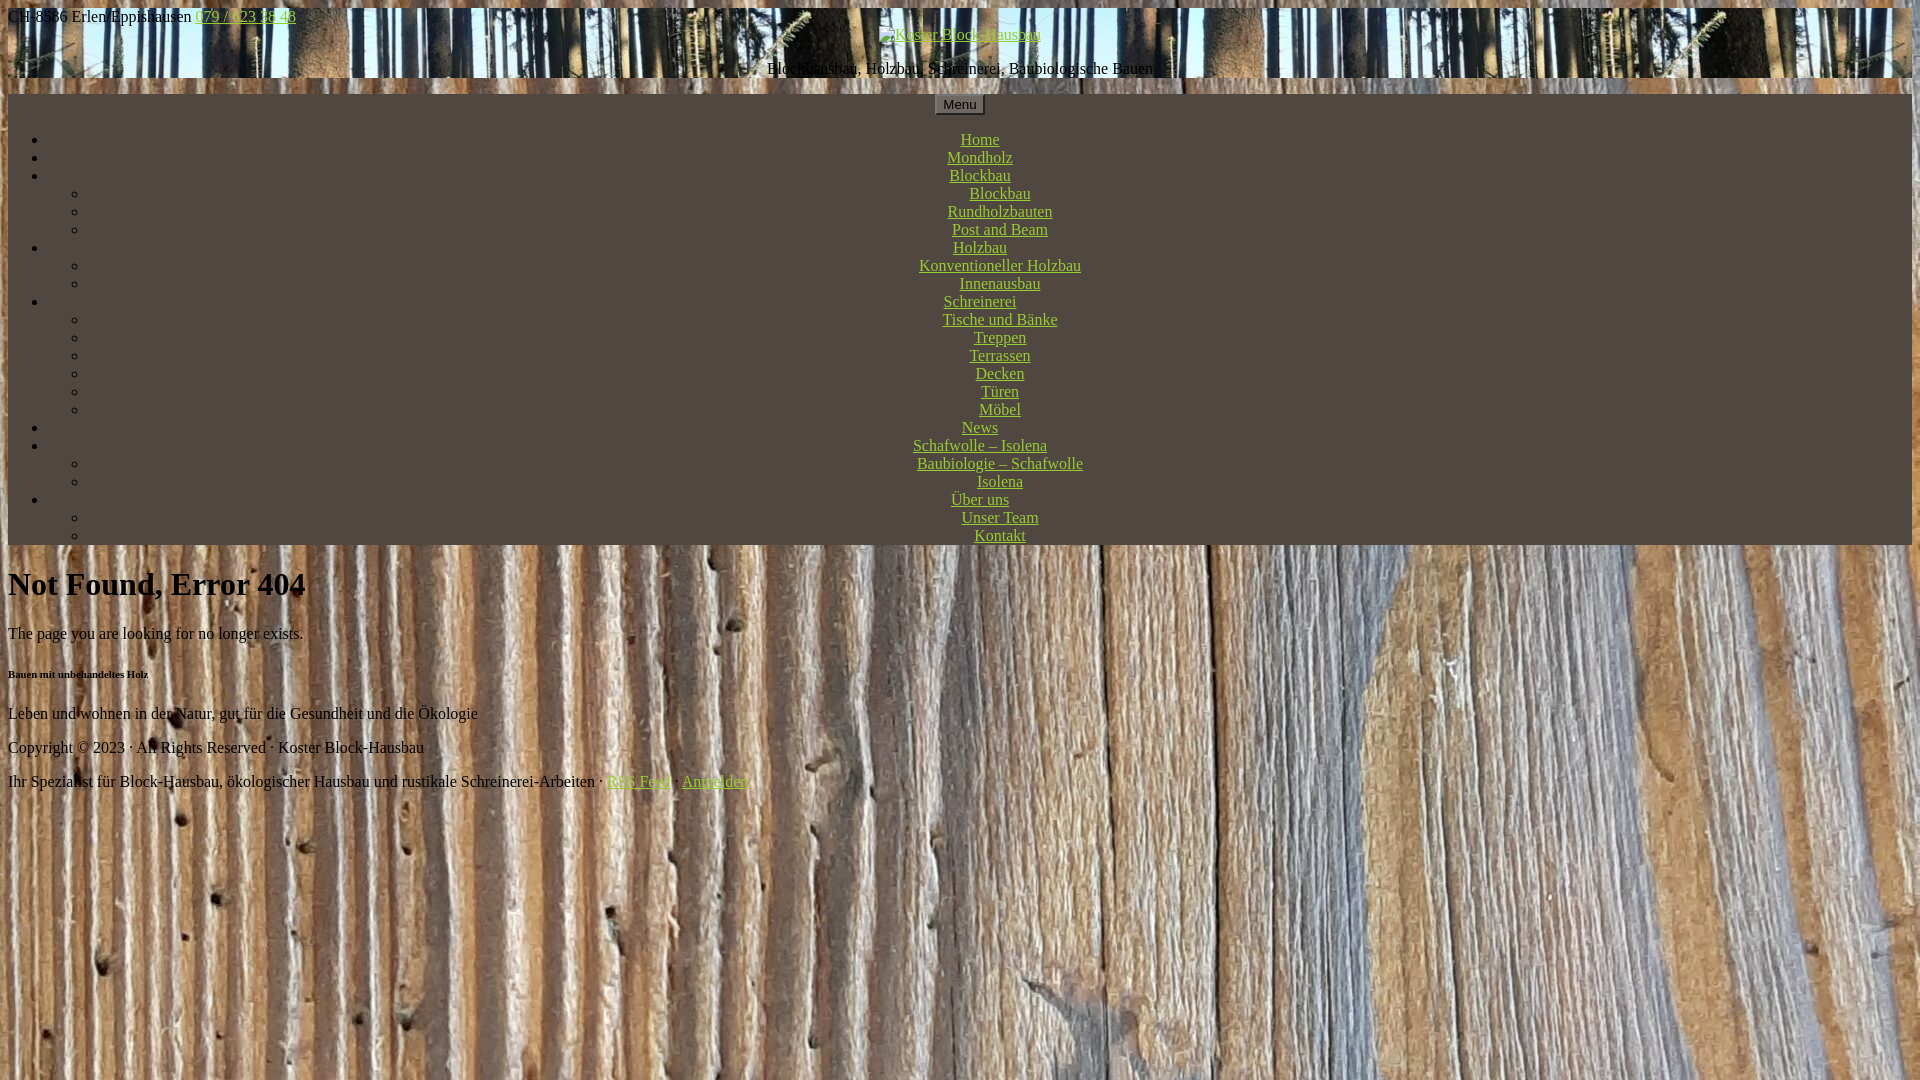 The height and width of the screenshot is (1080, 1920). I want to click on 'Holzbau', so click(979, 246).